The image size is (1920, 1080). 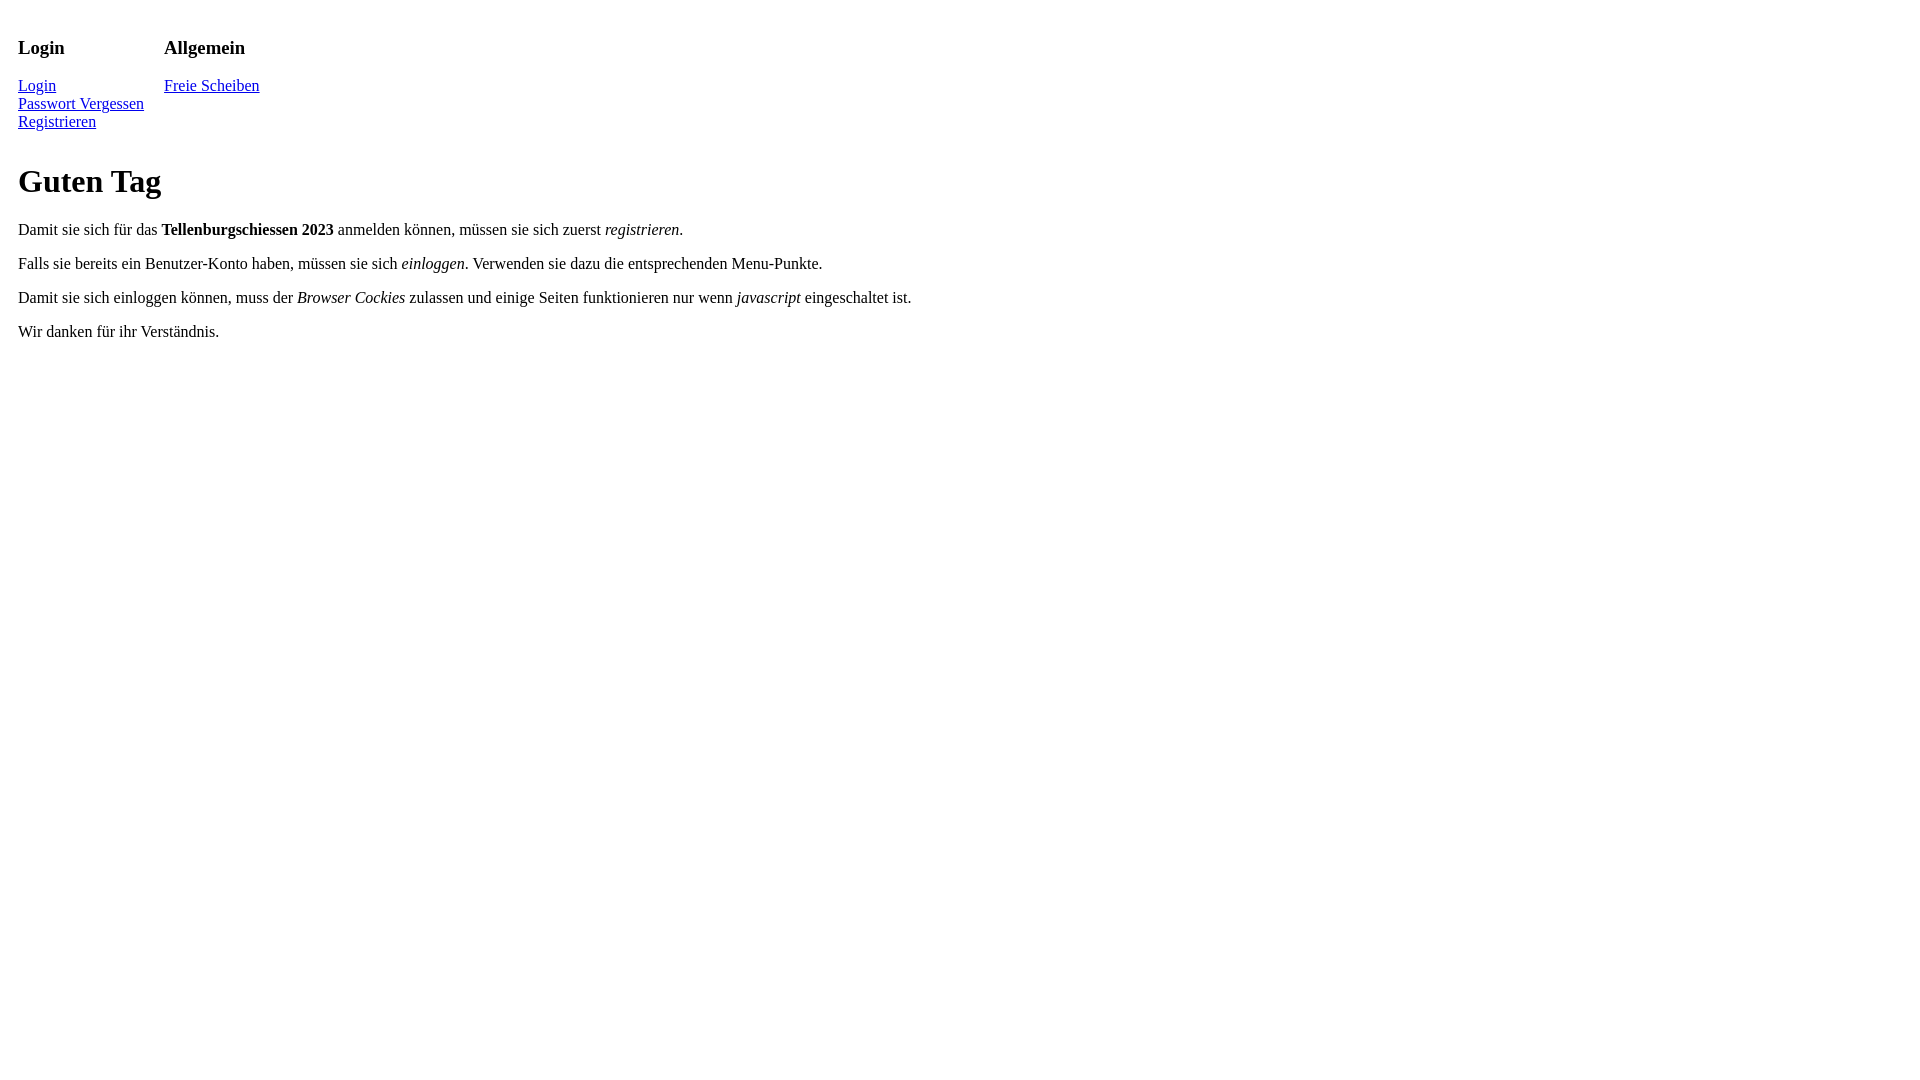 I want to click on 'Passwort Vergessen', so click(x=18, y=103).